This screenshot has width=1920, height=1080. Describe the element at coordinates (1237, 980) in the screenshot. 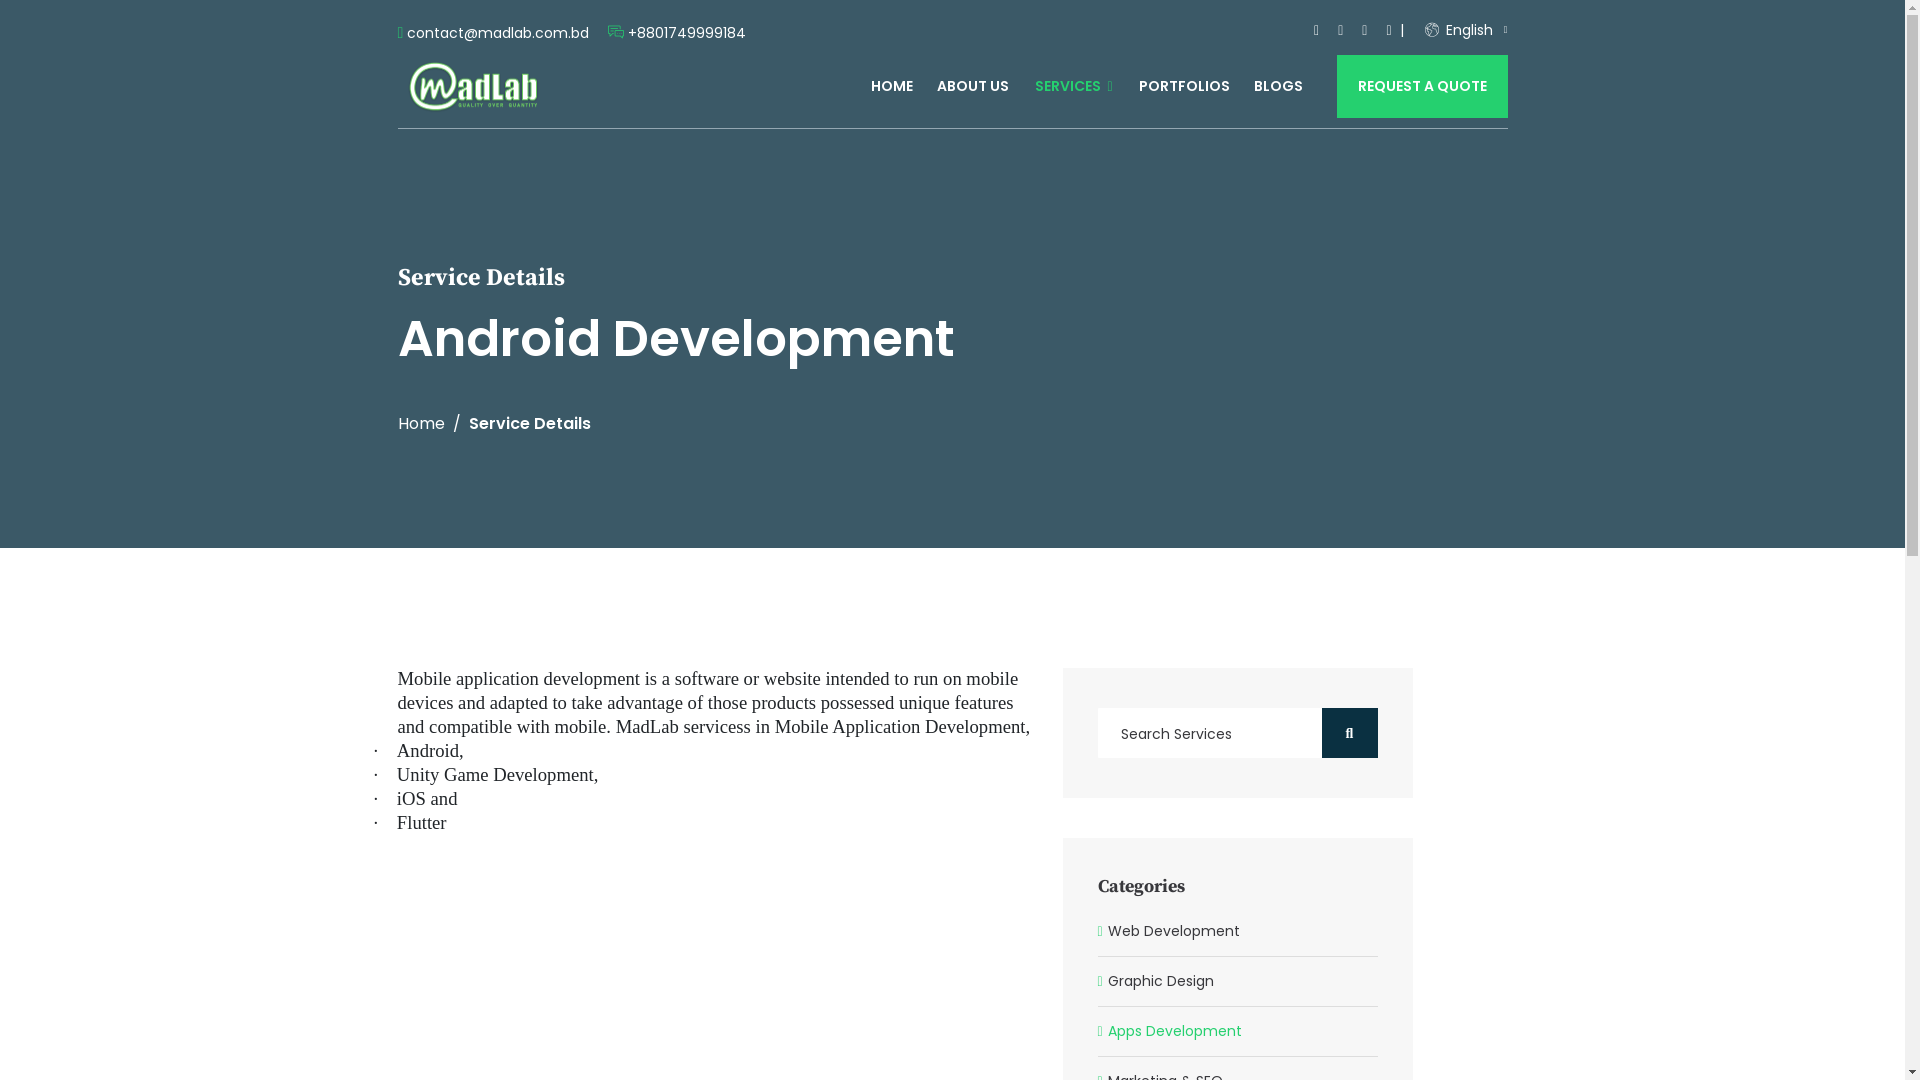

I see `'Graphic Design'` at that location.